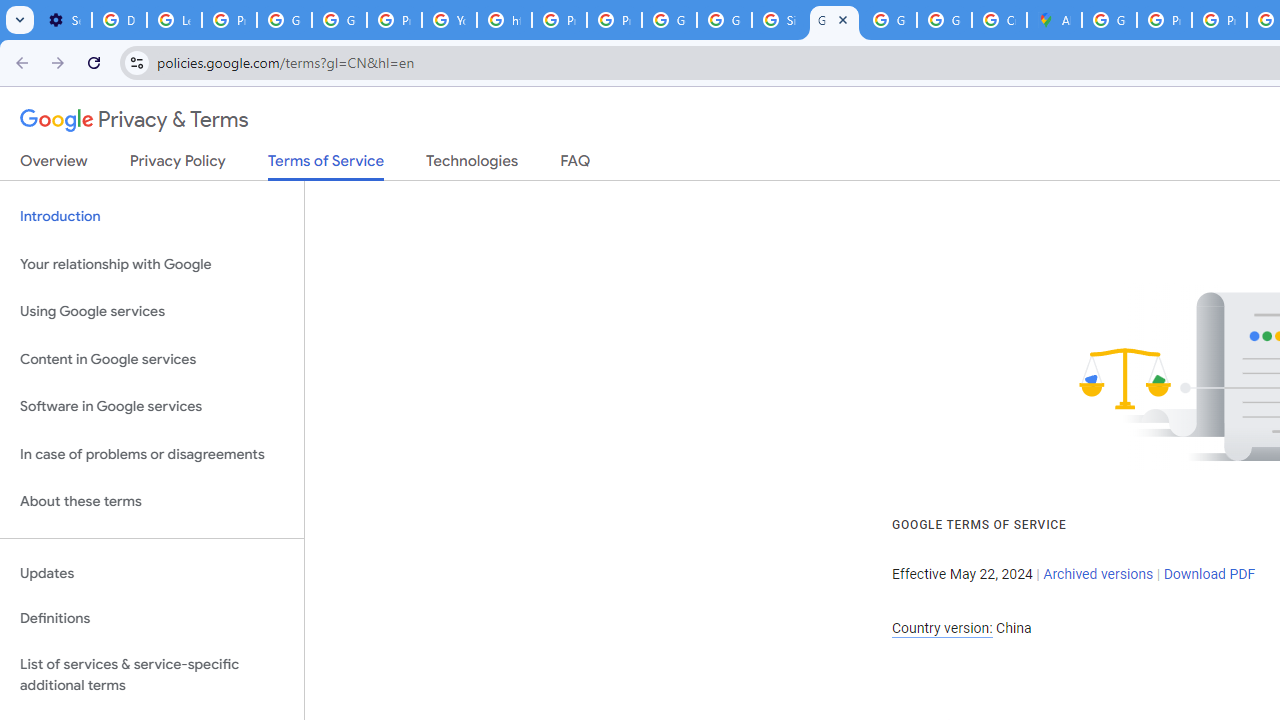 This screenshot has width=1280, height=720. Describe the element at coordinates (151, 618) in the screenshot. I see `'Definitions'` at that location.